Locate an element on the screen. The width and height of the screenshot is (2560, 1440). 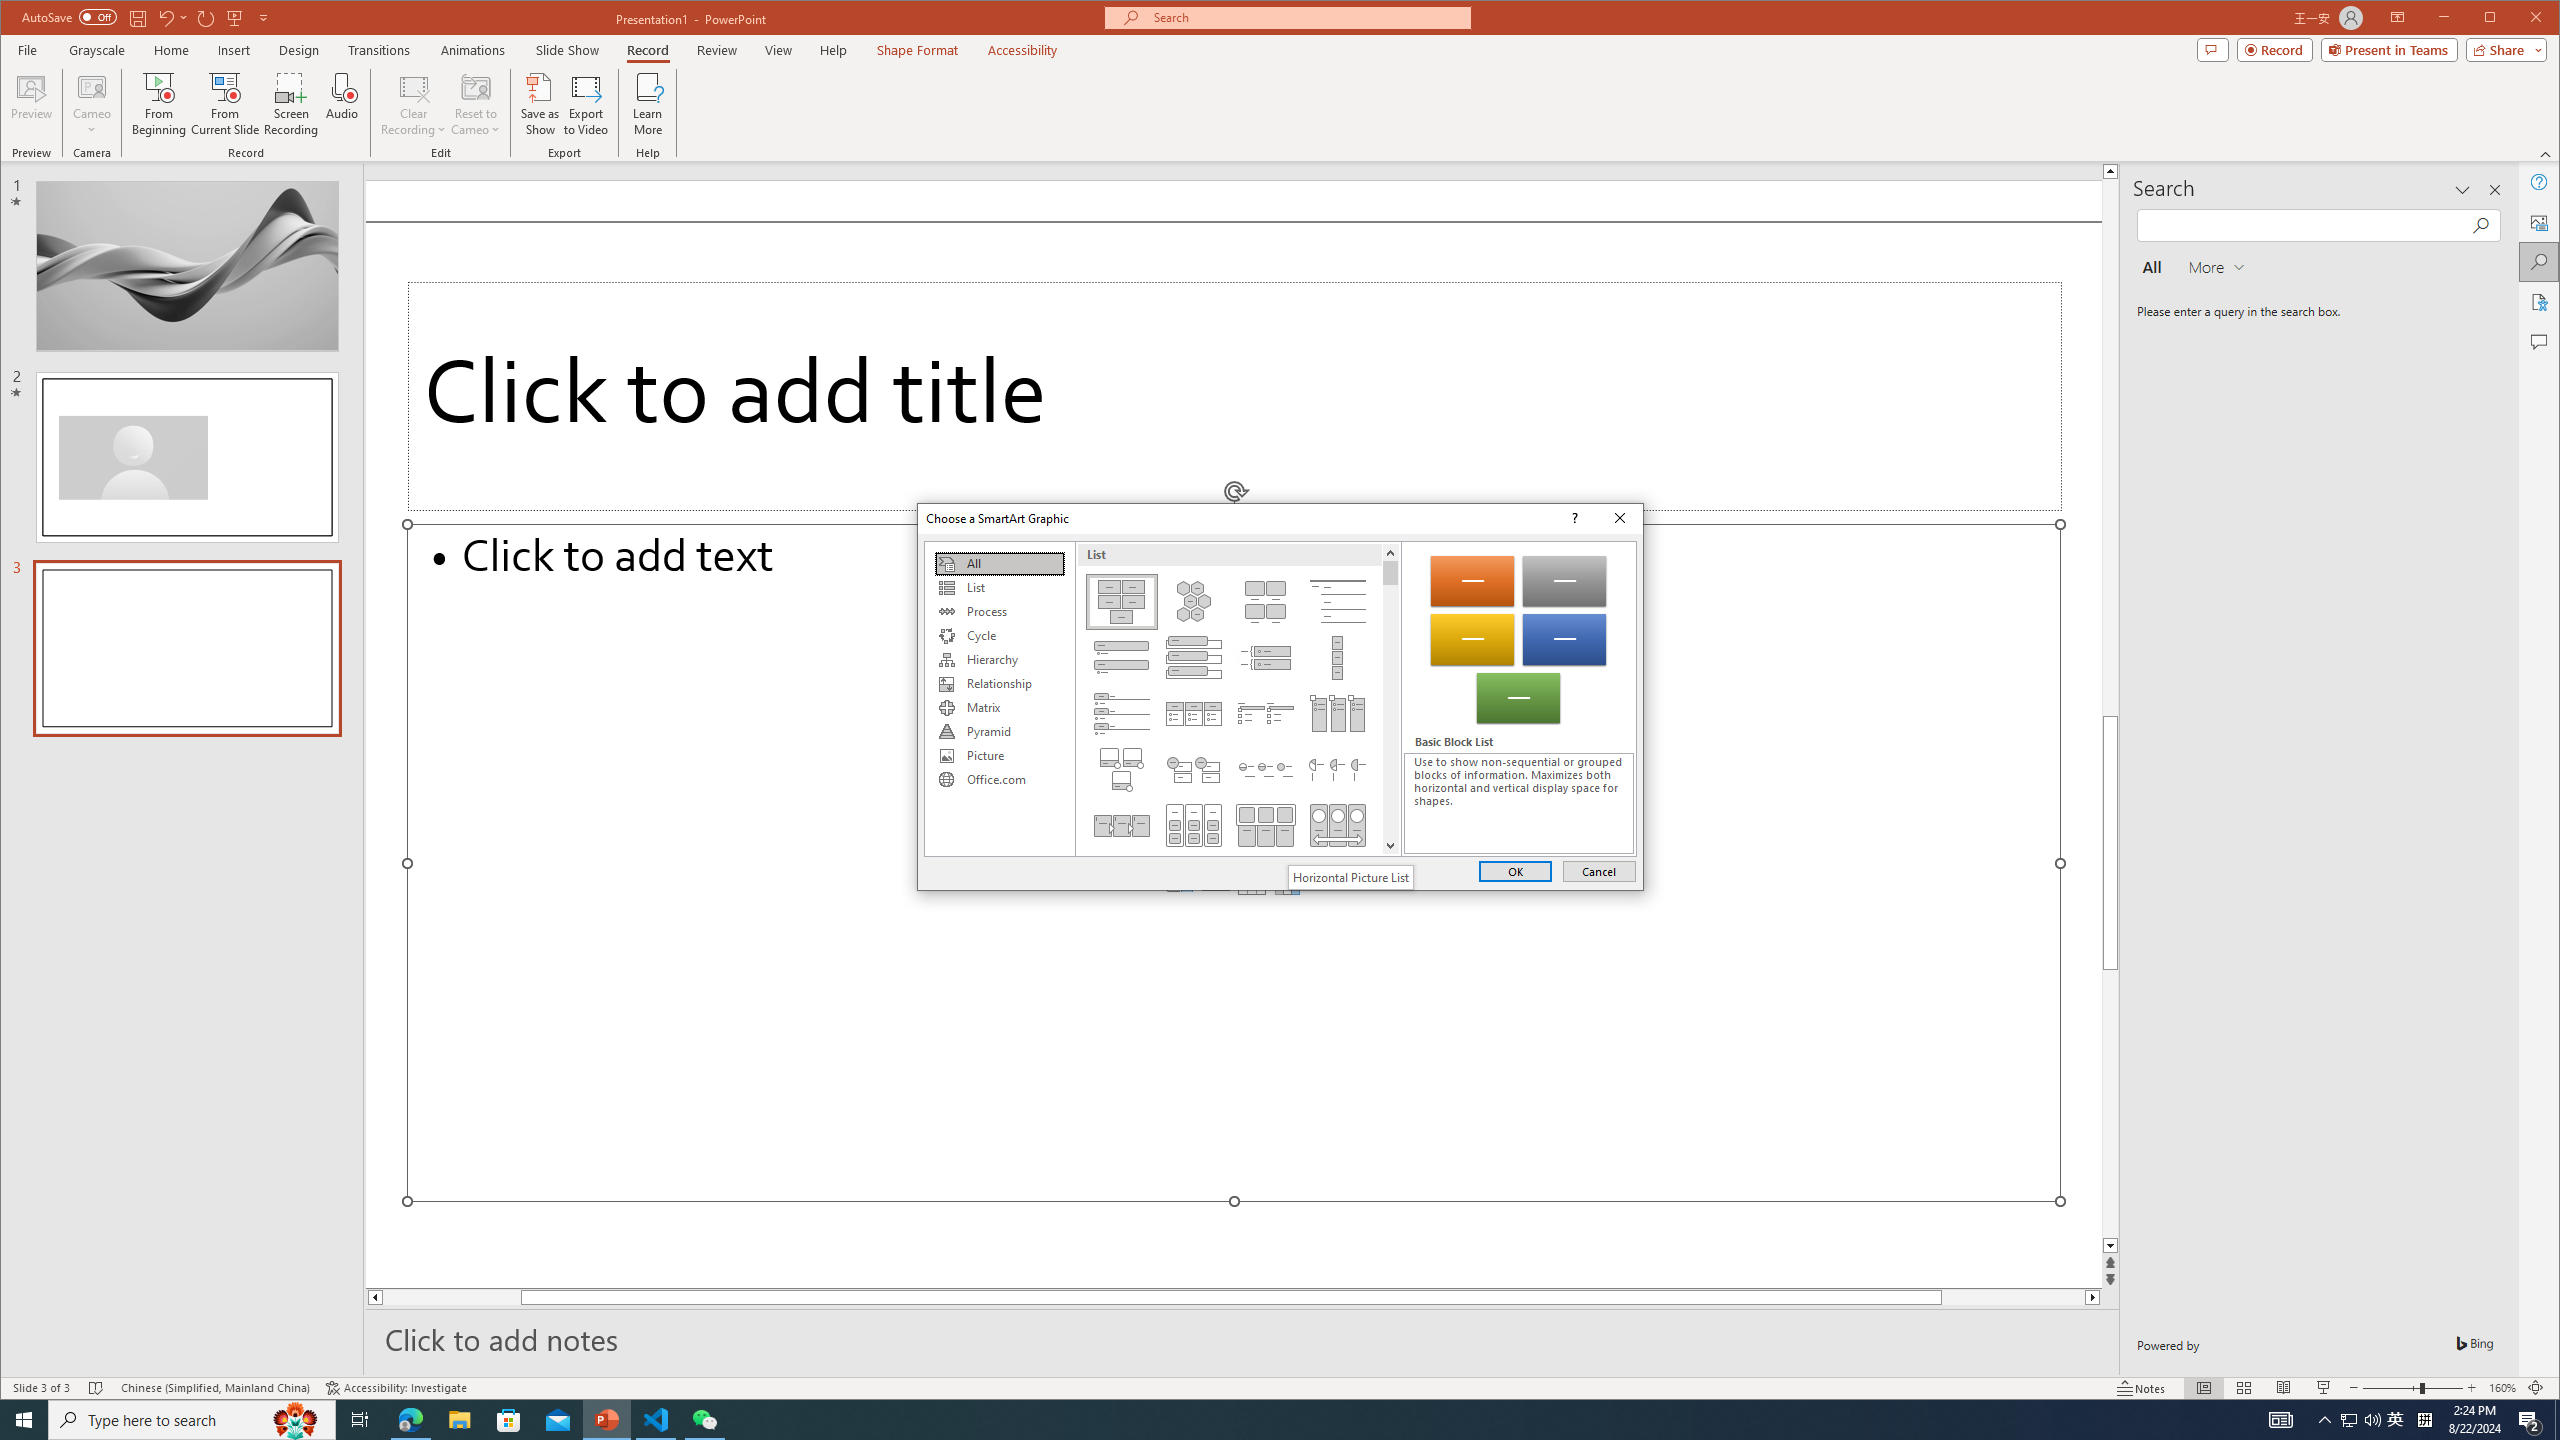
'Square Accent List' is located at coordinates (1264, 712).